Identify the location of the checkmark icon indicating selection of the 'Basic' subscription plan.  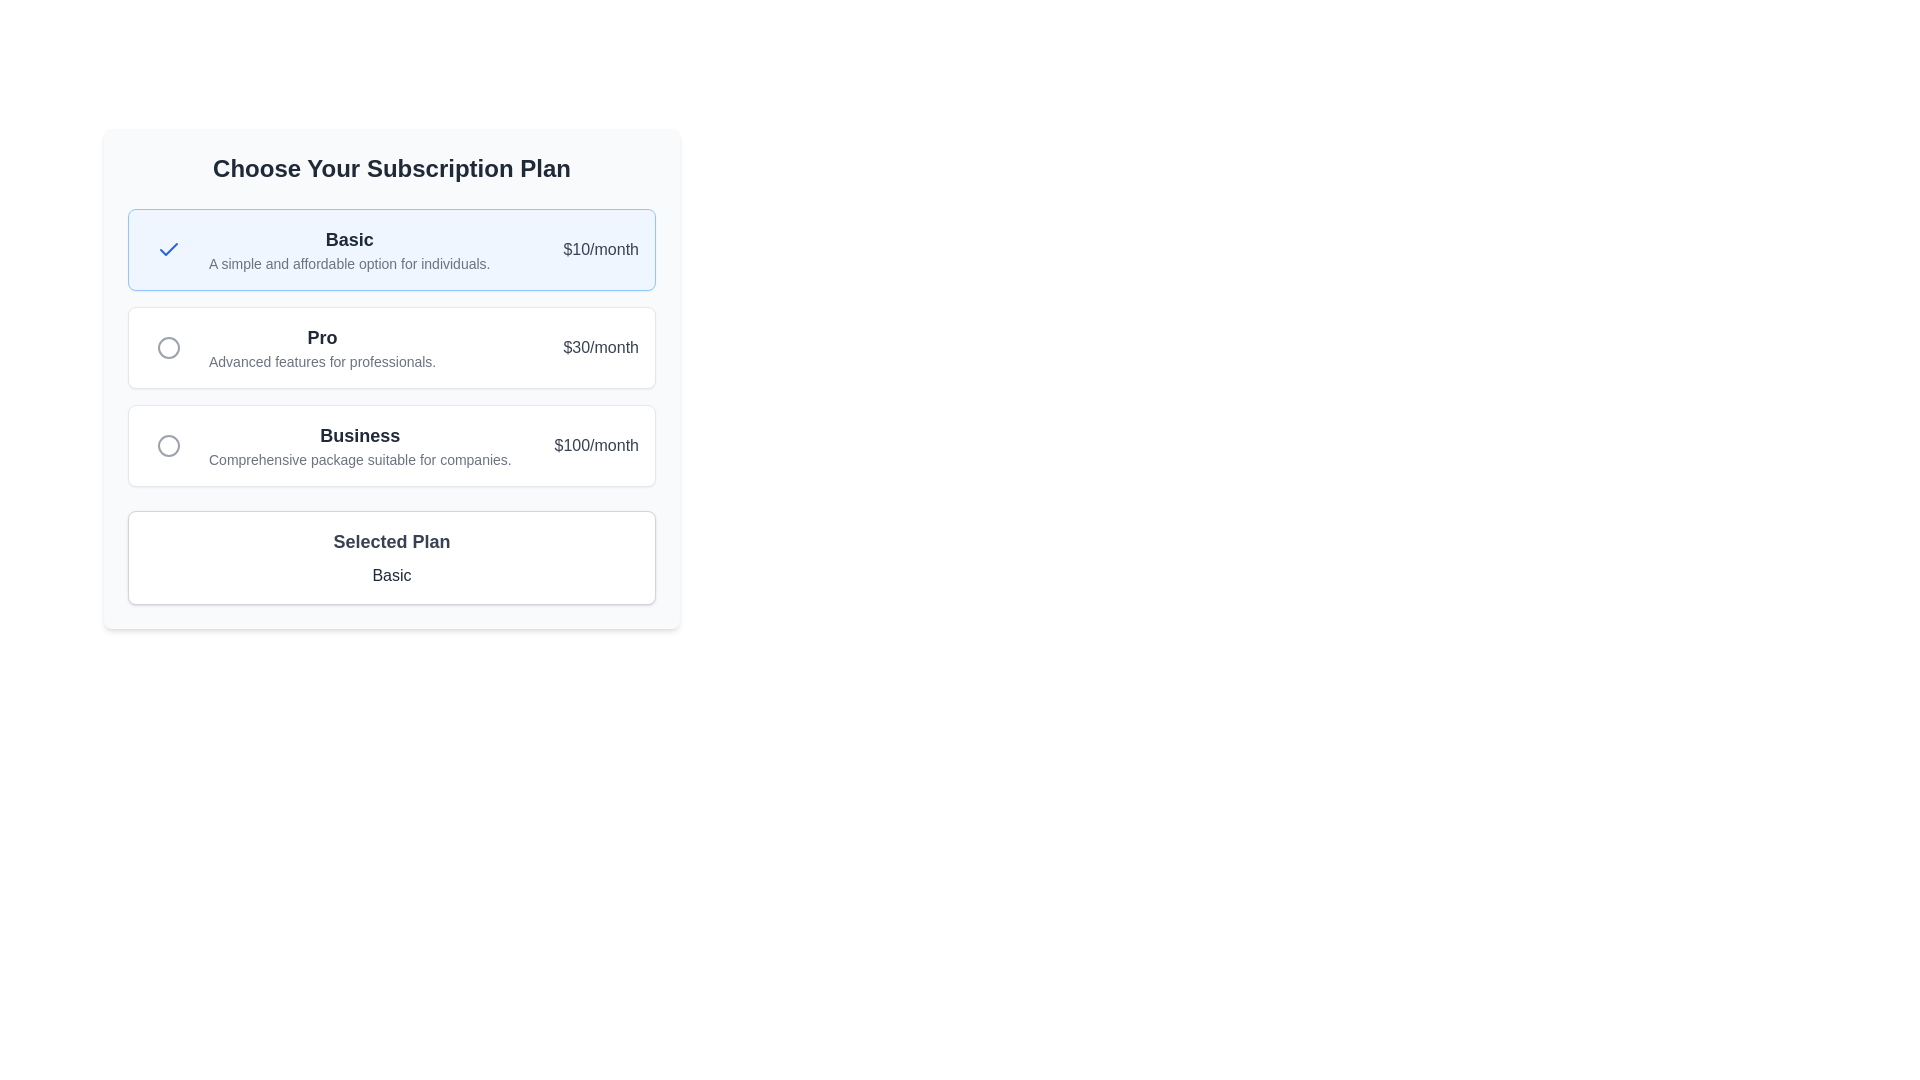
(168, 248).